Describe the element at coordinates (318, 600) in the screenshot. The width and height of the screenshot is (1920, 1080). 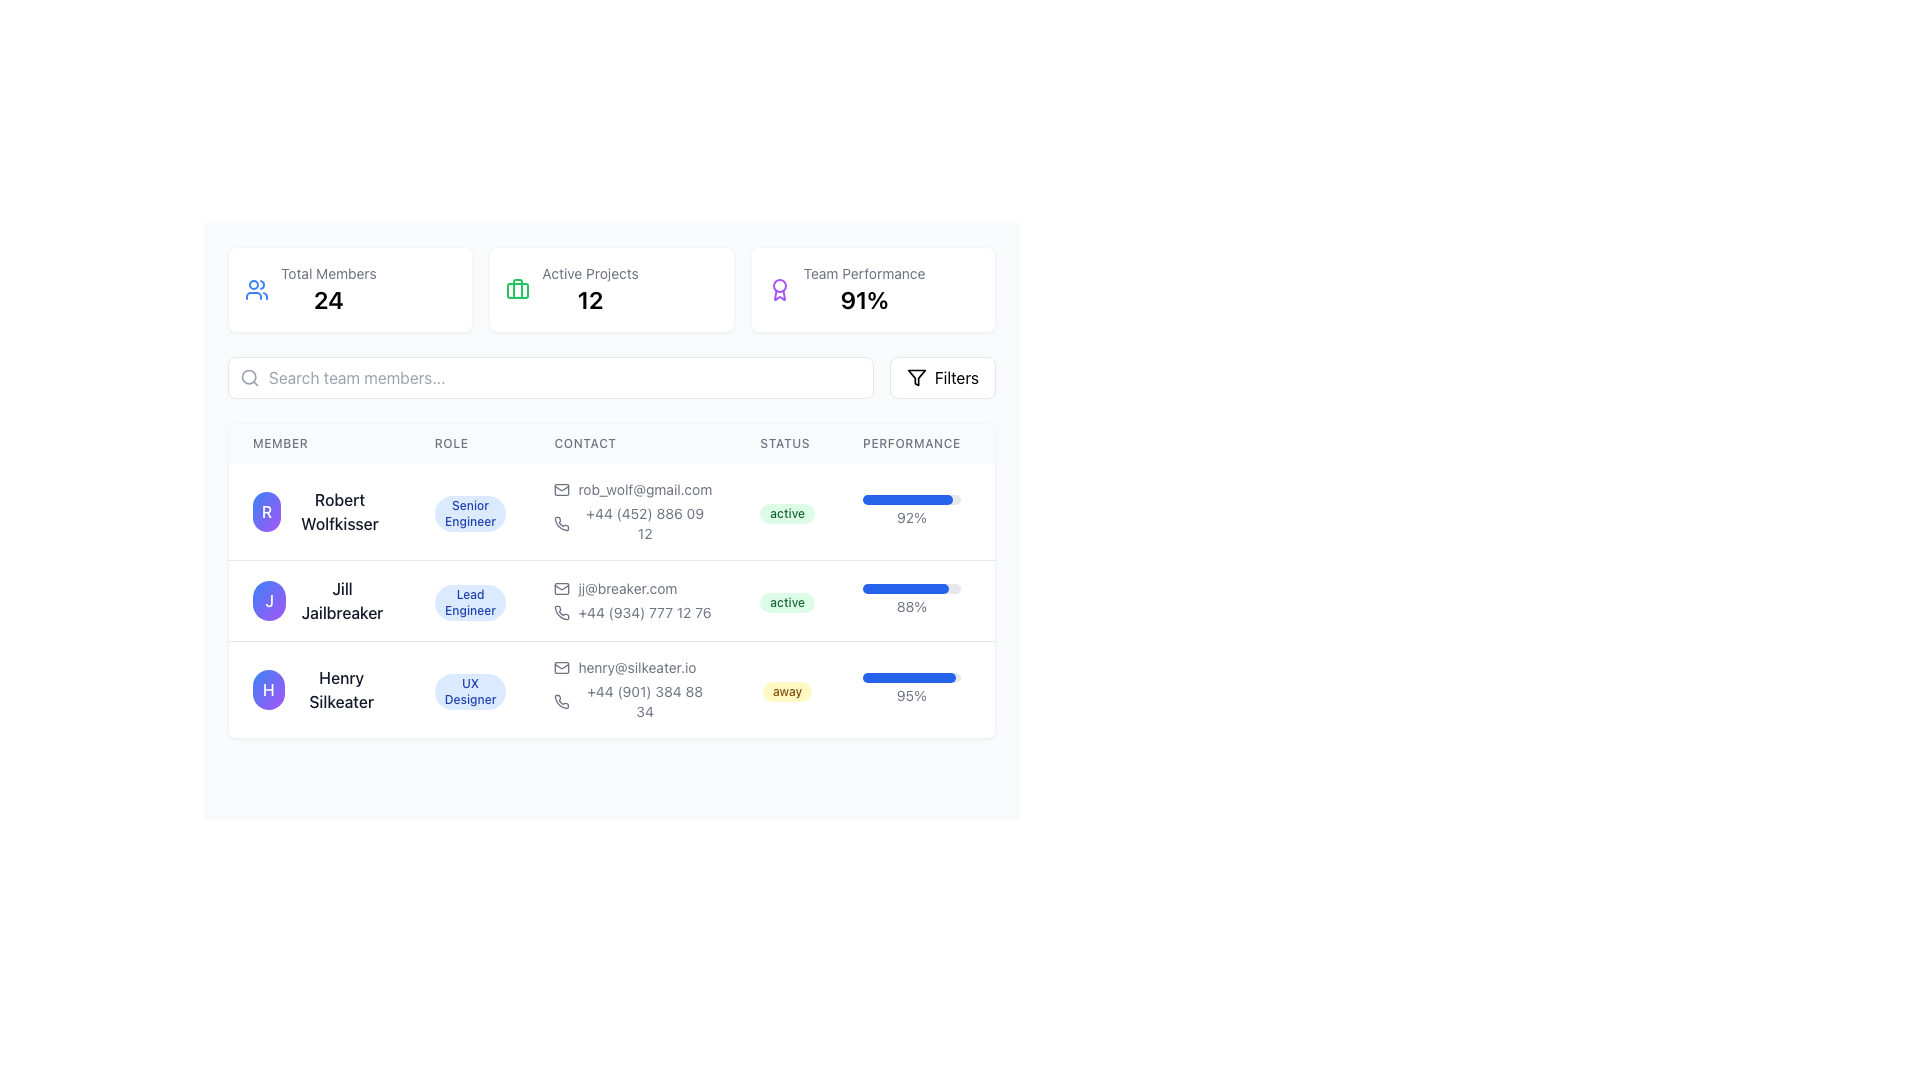
I see `the name label 'Jill Jailbreaker' with the avatar icon` at that location.